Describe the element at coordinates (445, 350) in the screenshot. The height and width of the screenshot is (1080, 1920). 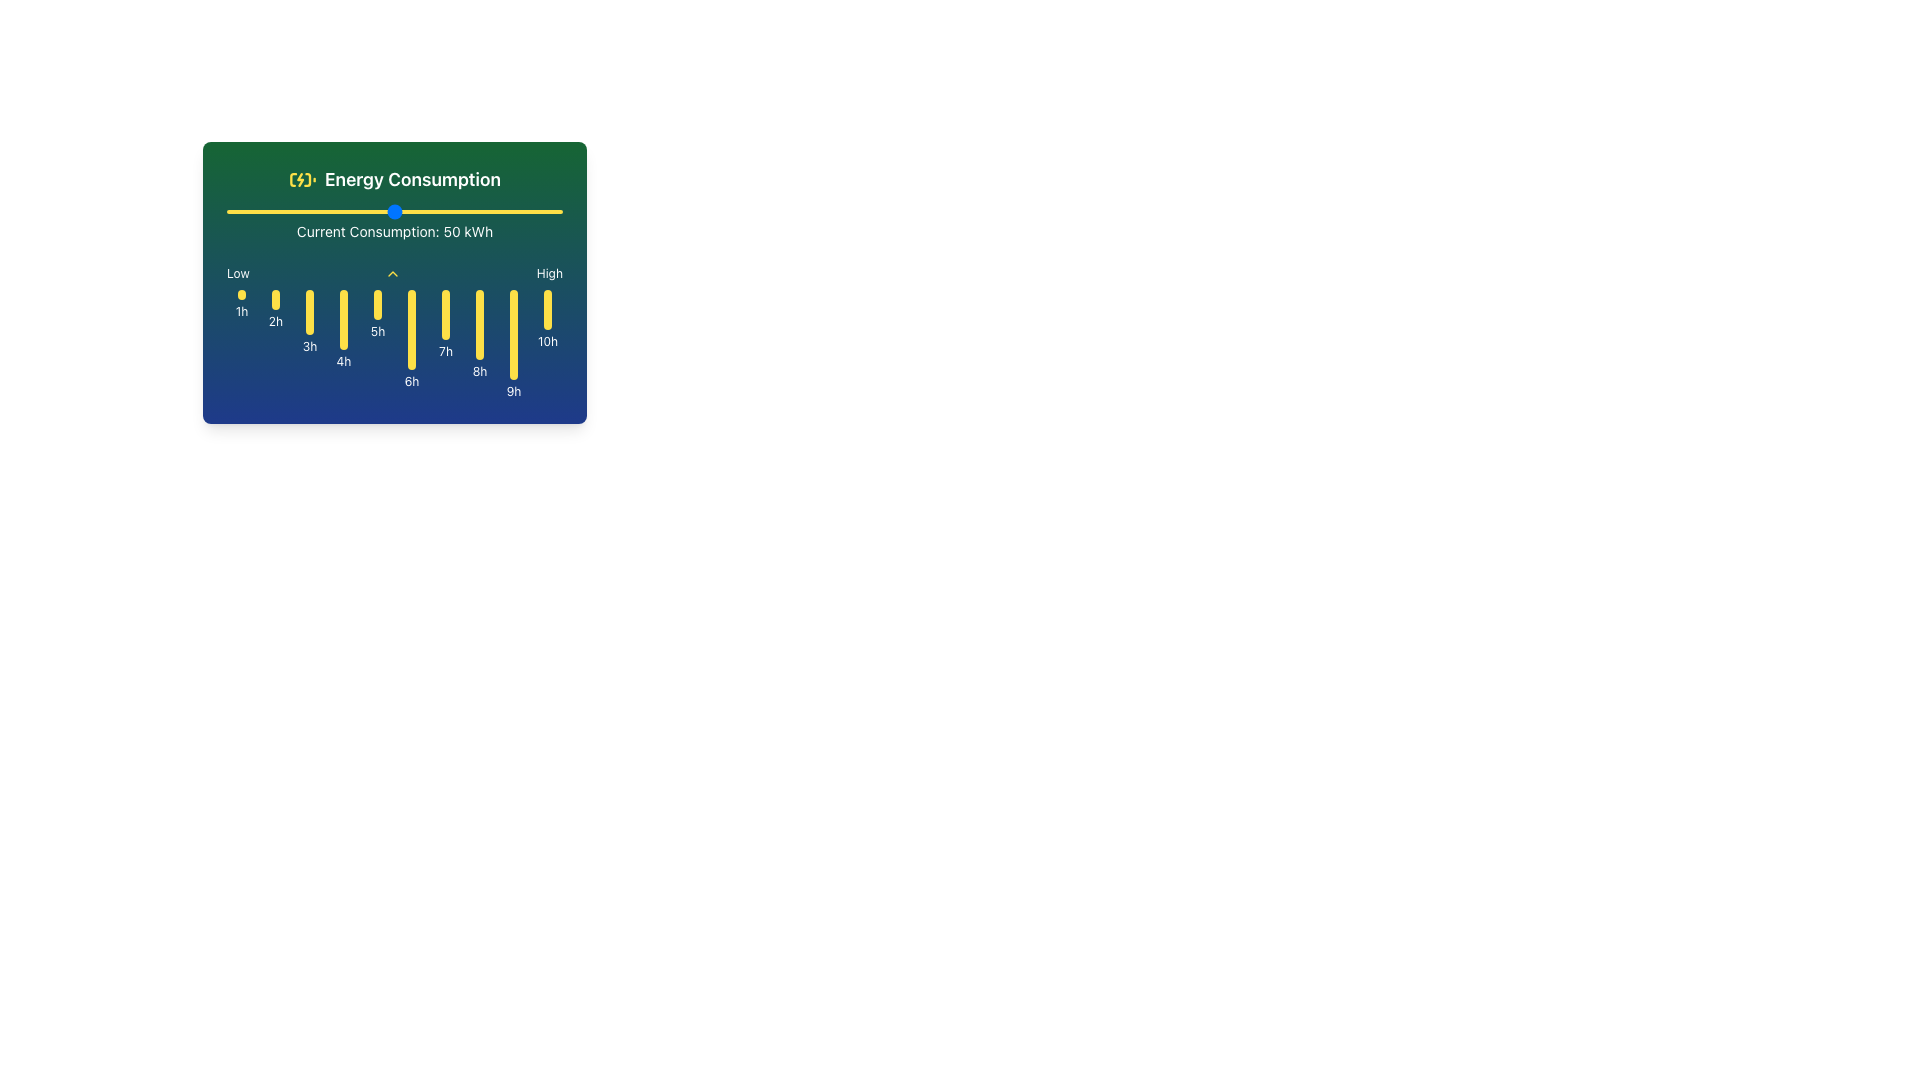
I see `the time dimension label indicating 7 hours, which is located underneath the seventh yellow bar in the energy consumption chart, positioned to the right of the '6h' label and to the left of the '8h' label` at that location.